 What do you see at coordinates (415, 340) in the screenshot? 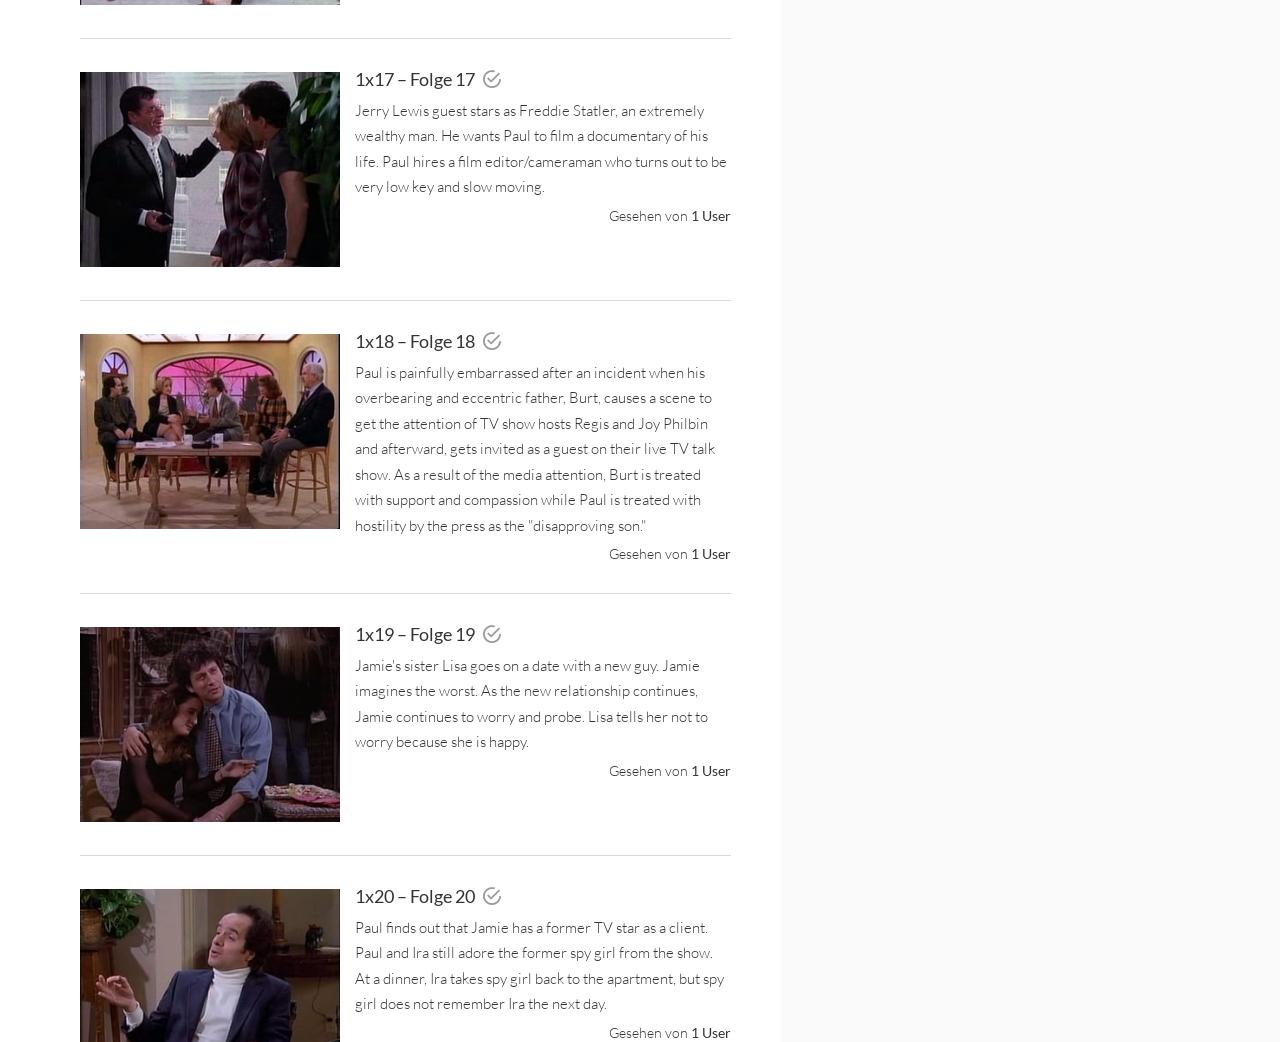
I see `'1x18 – Folge 18'` at bounding box center [415, 340].